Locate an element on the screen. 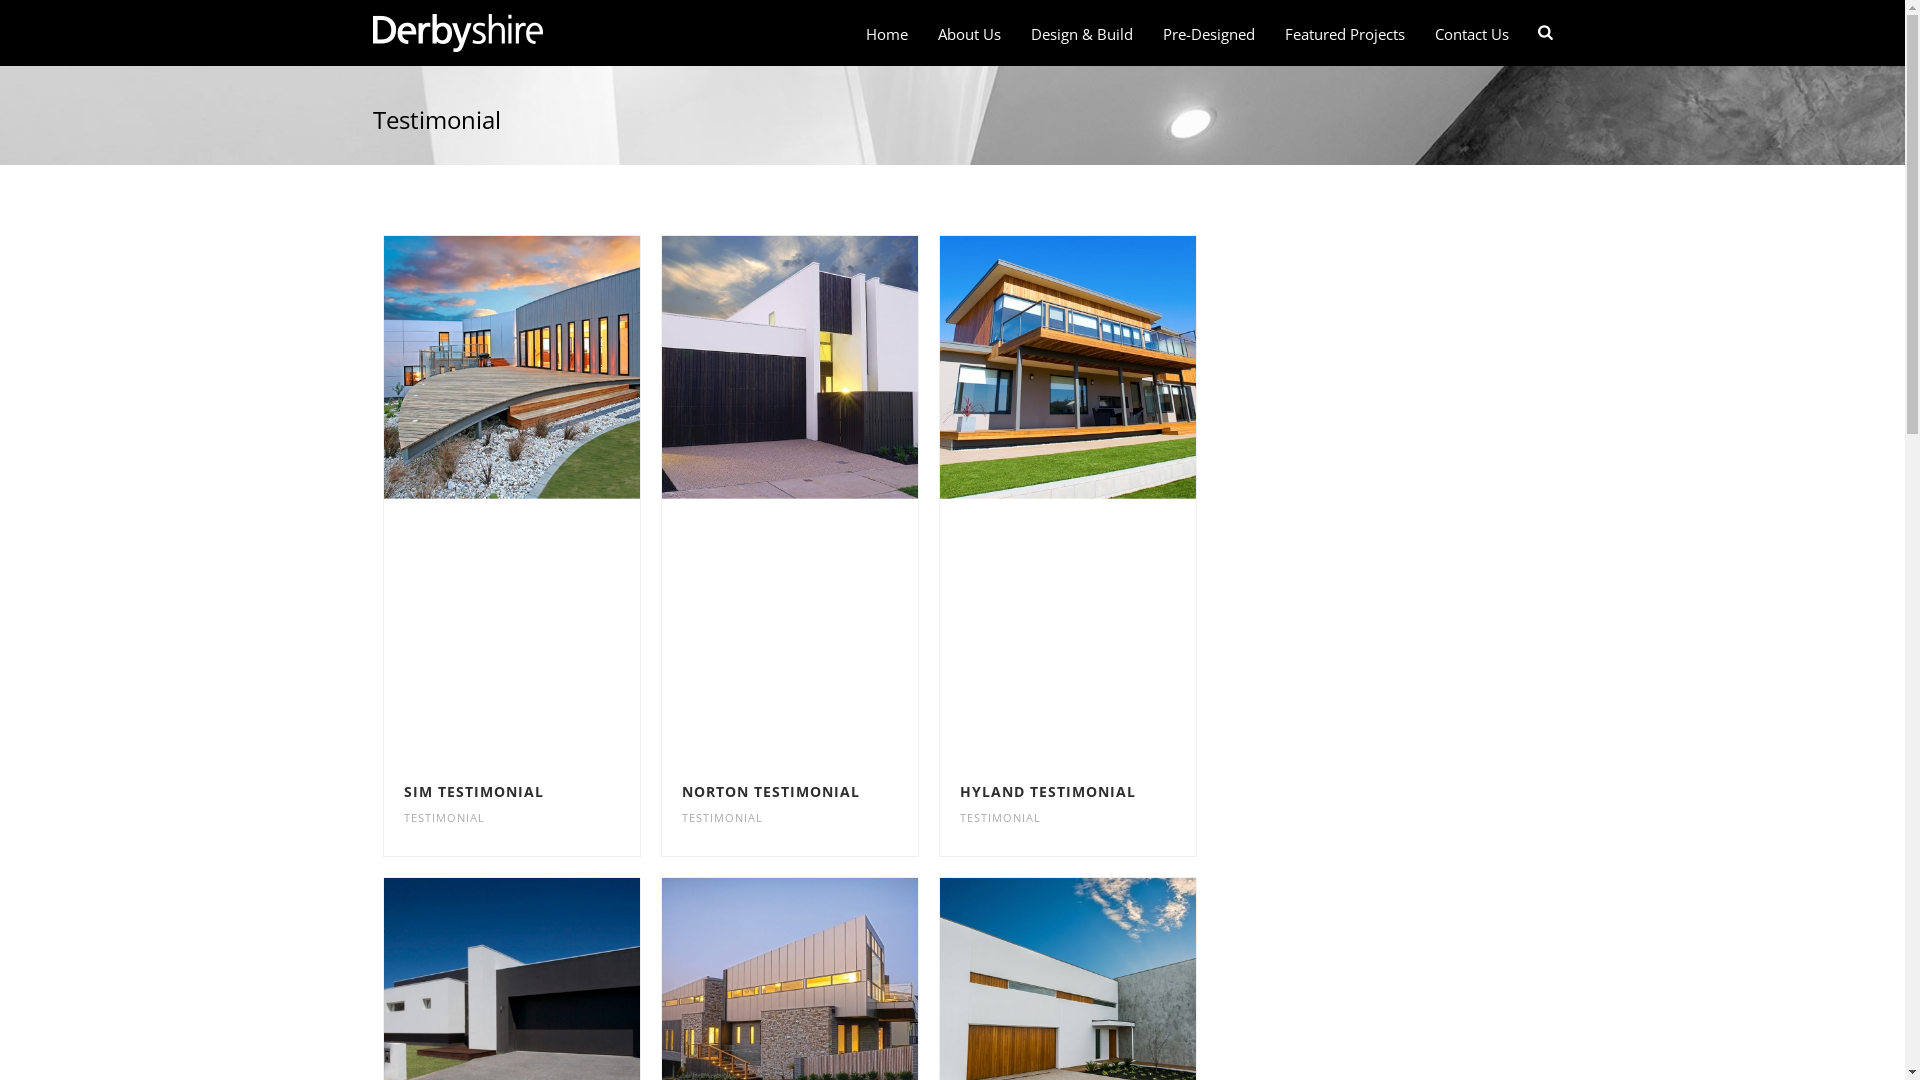 This screenshot has height=1080, width=1920. 'TESTIMONIAL' is located at coordinates (402, 817).